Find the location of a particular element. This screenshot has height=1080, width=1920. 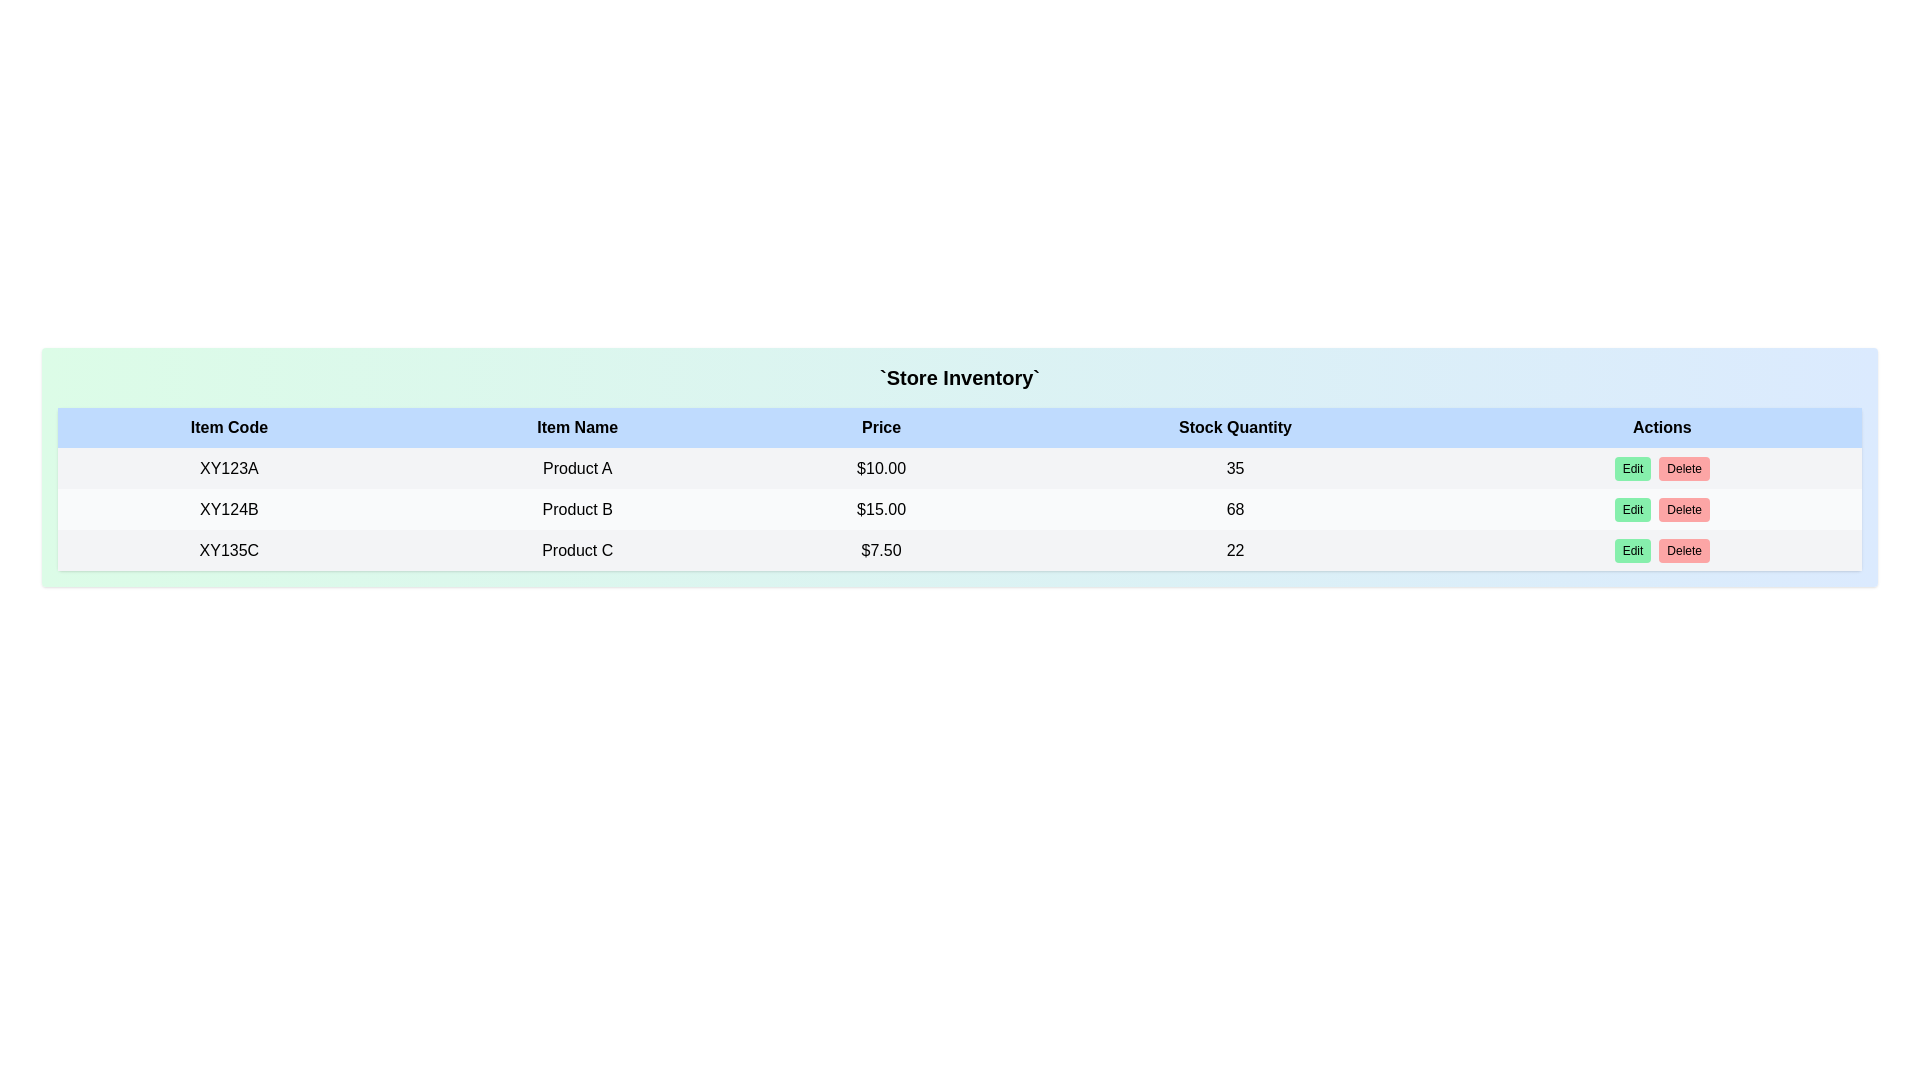

the static text displaying the stock quantity of 'Product B' located in the fourth column of the second row of the table, between the '$15.00' price entry and the 'EditDelete' action controls is located at coordinates (1234, 508).